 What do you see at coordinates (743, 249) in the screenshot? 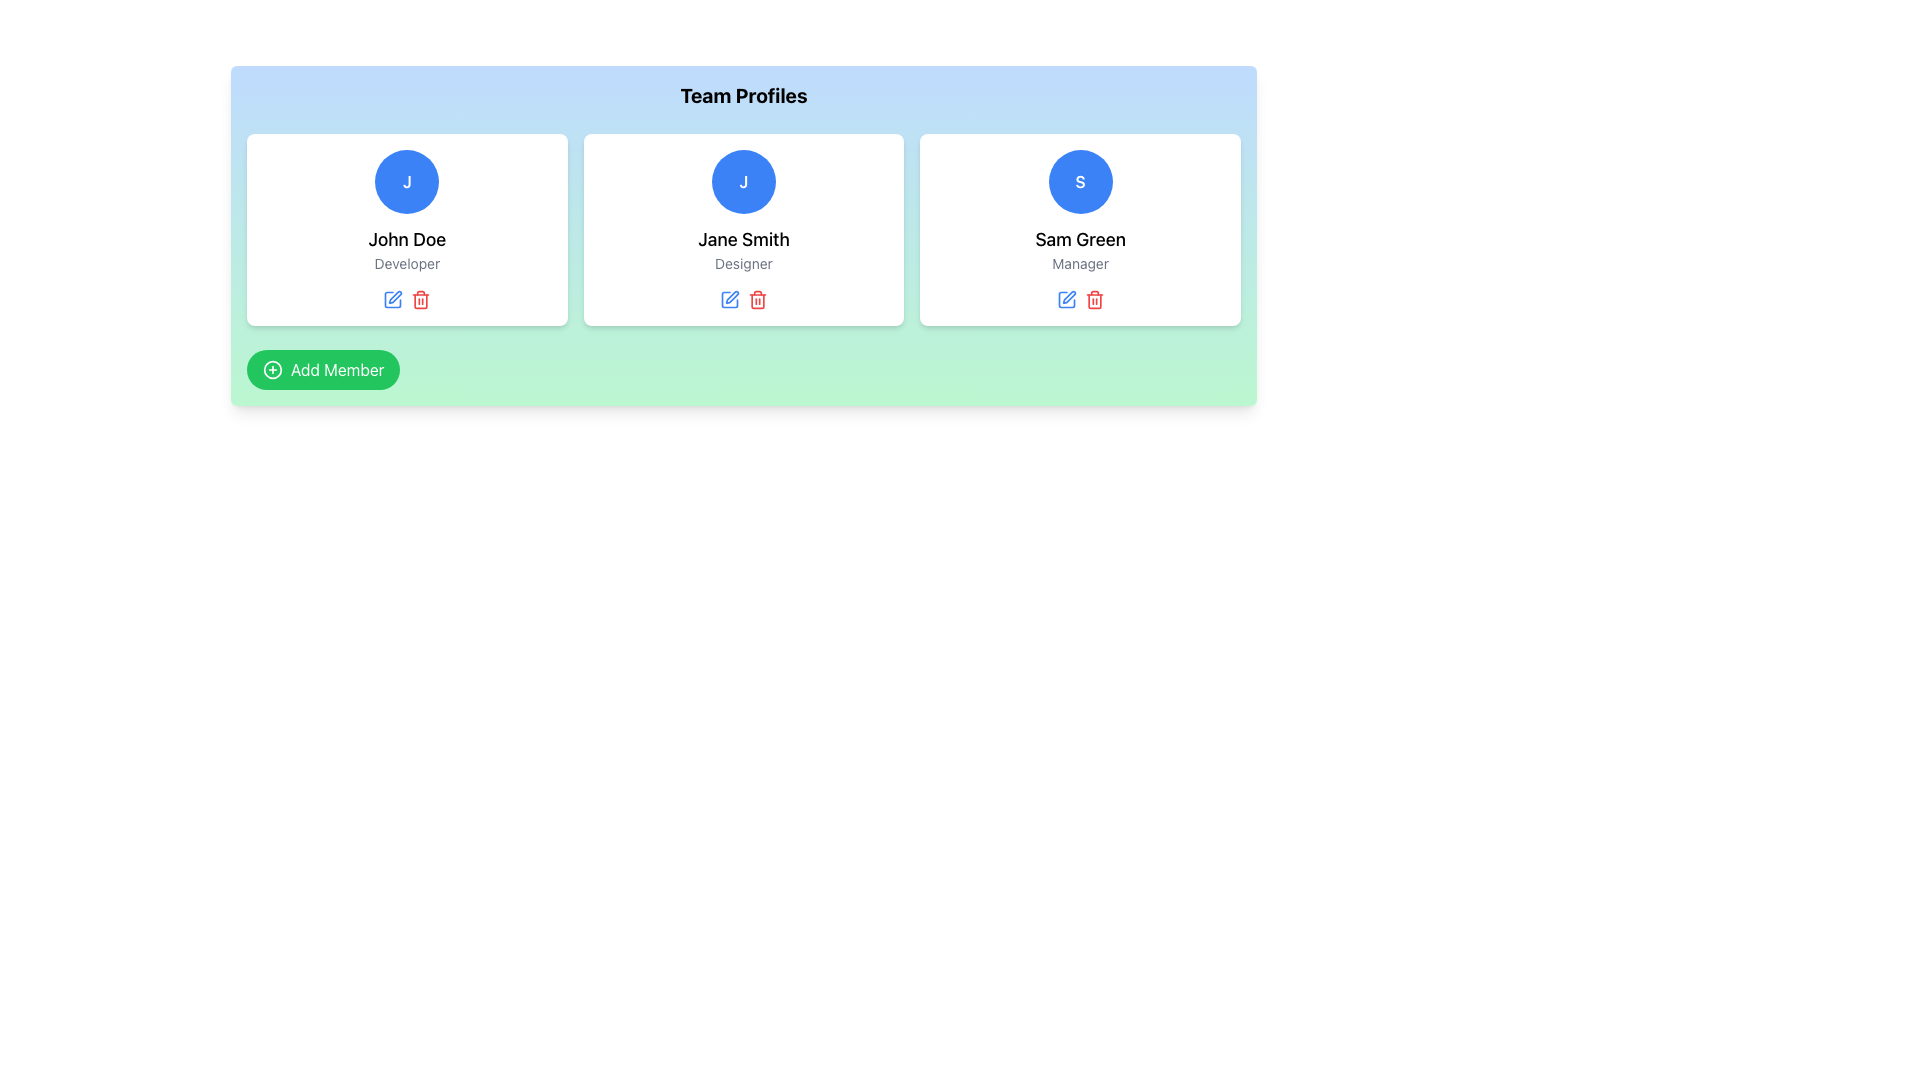
I see `the text display that shows the name and title of the team member in the middle card of the 'Team Profiles' section` at bounding box center [743, 249].